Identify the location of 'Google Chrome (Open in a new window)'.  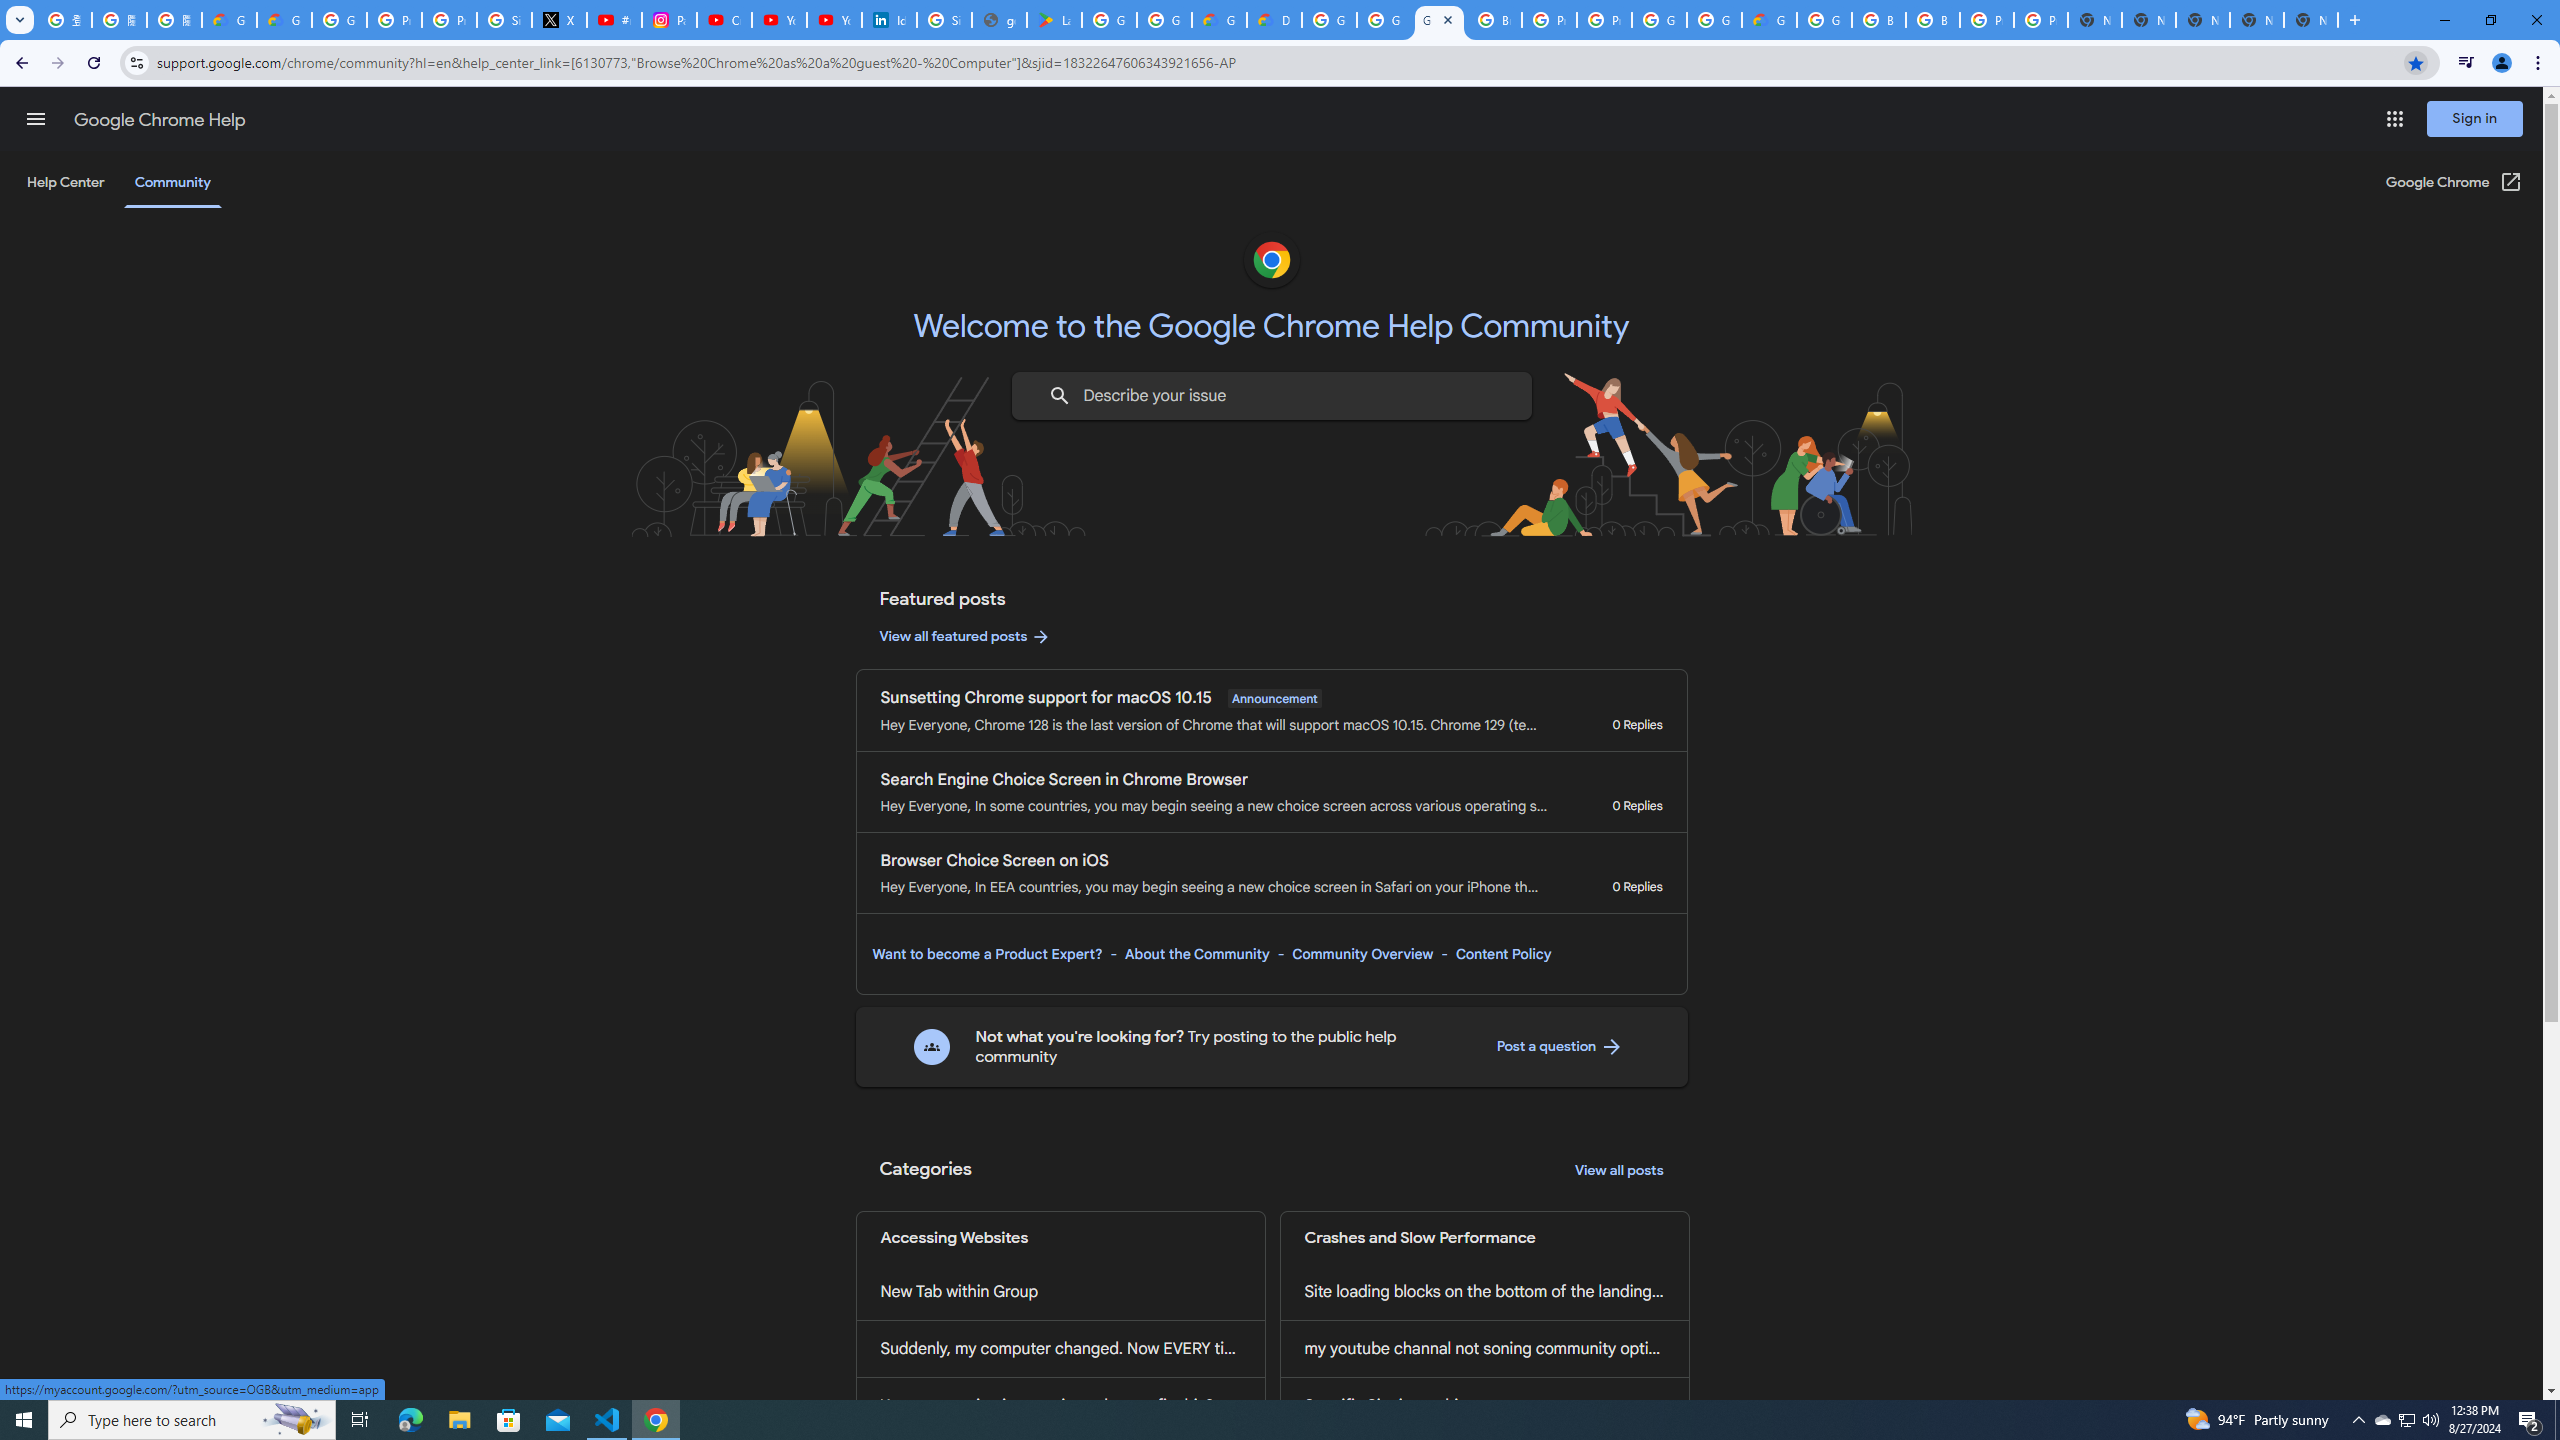
(2454, 181).